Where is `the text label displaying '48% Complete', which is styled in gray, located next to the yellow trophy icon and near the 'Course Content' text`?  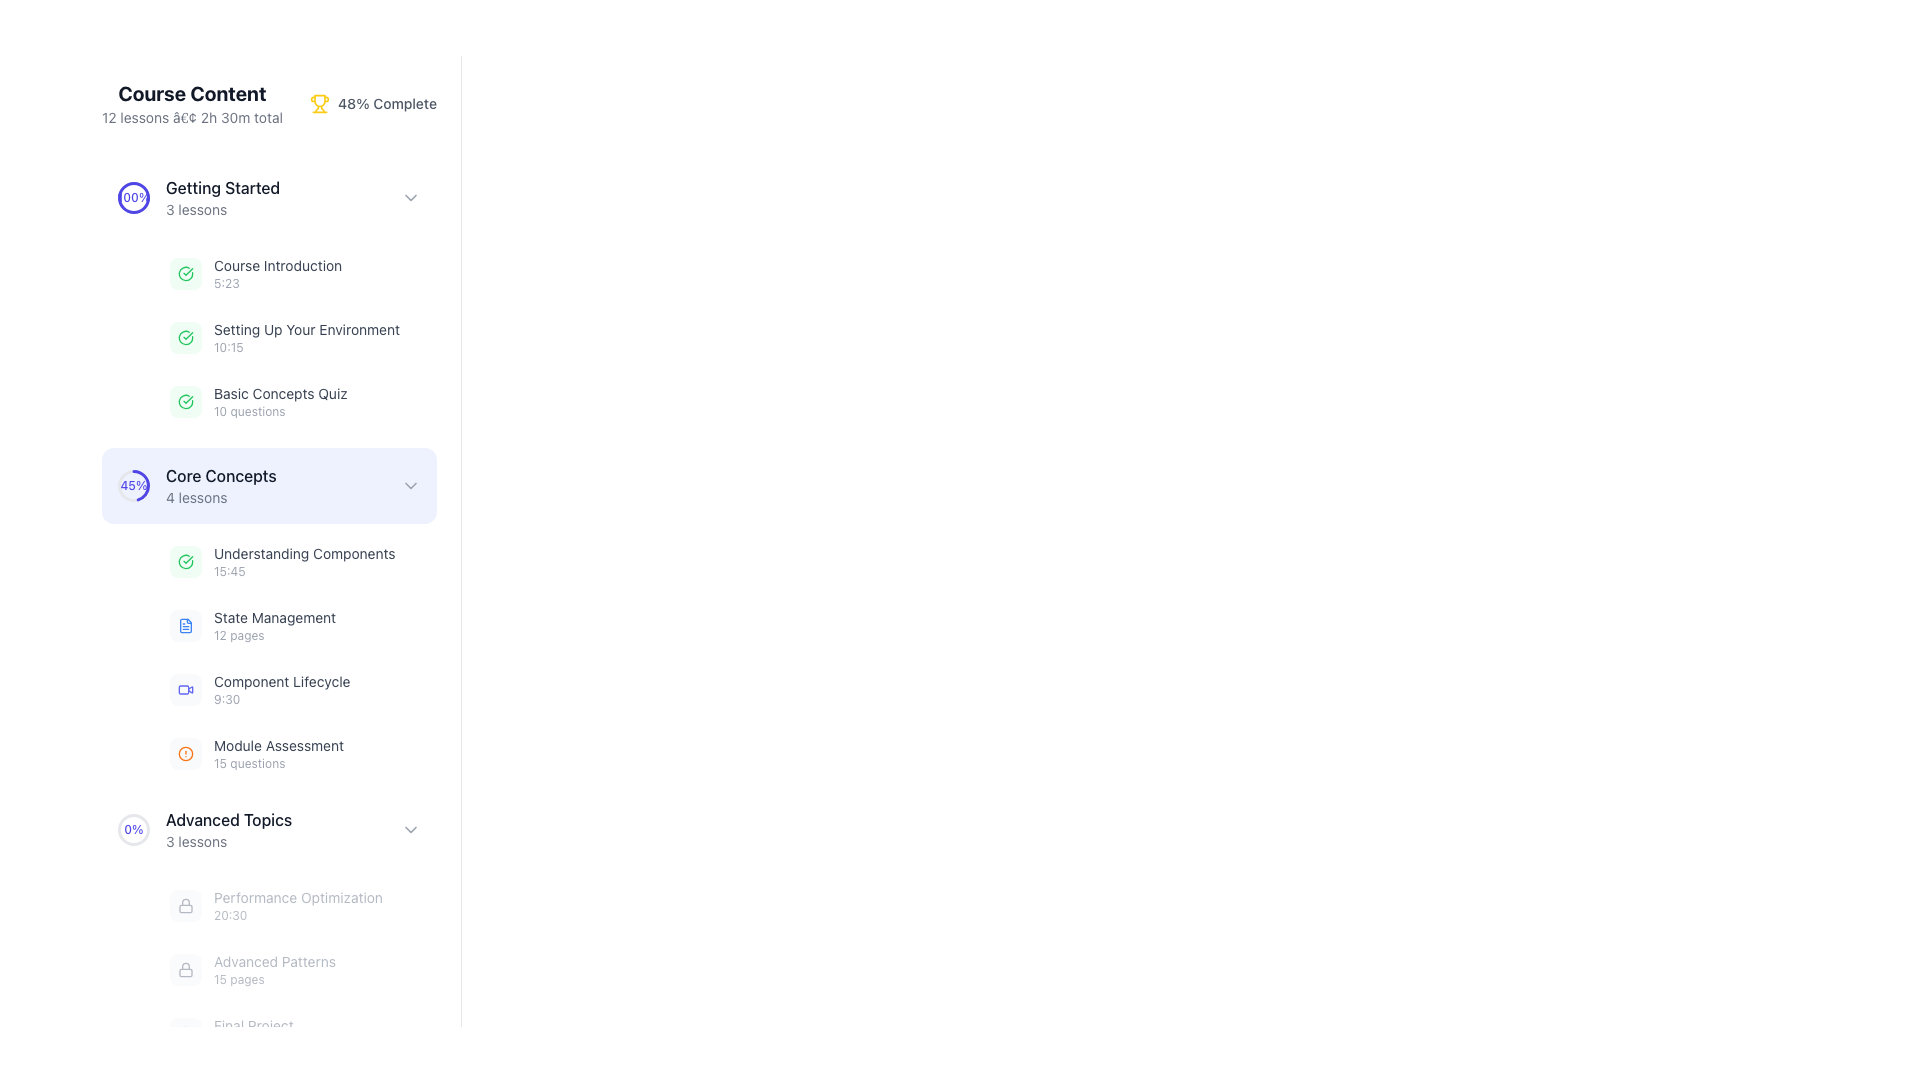 the text label displaying '48% Complete', which is styled in gray, located next to the yellow trophy icon and near the 'Course Content' text is located at coordinates (387, 104).